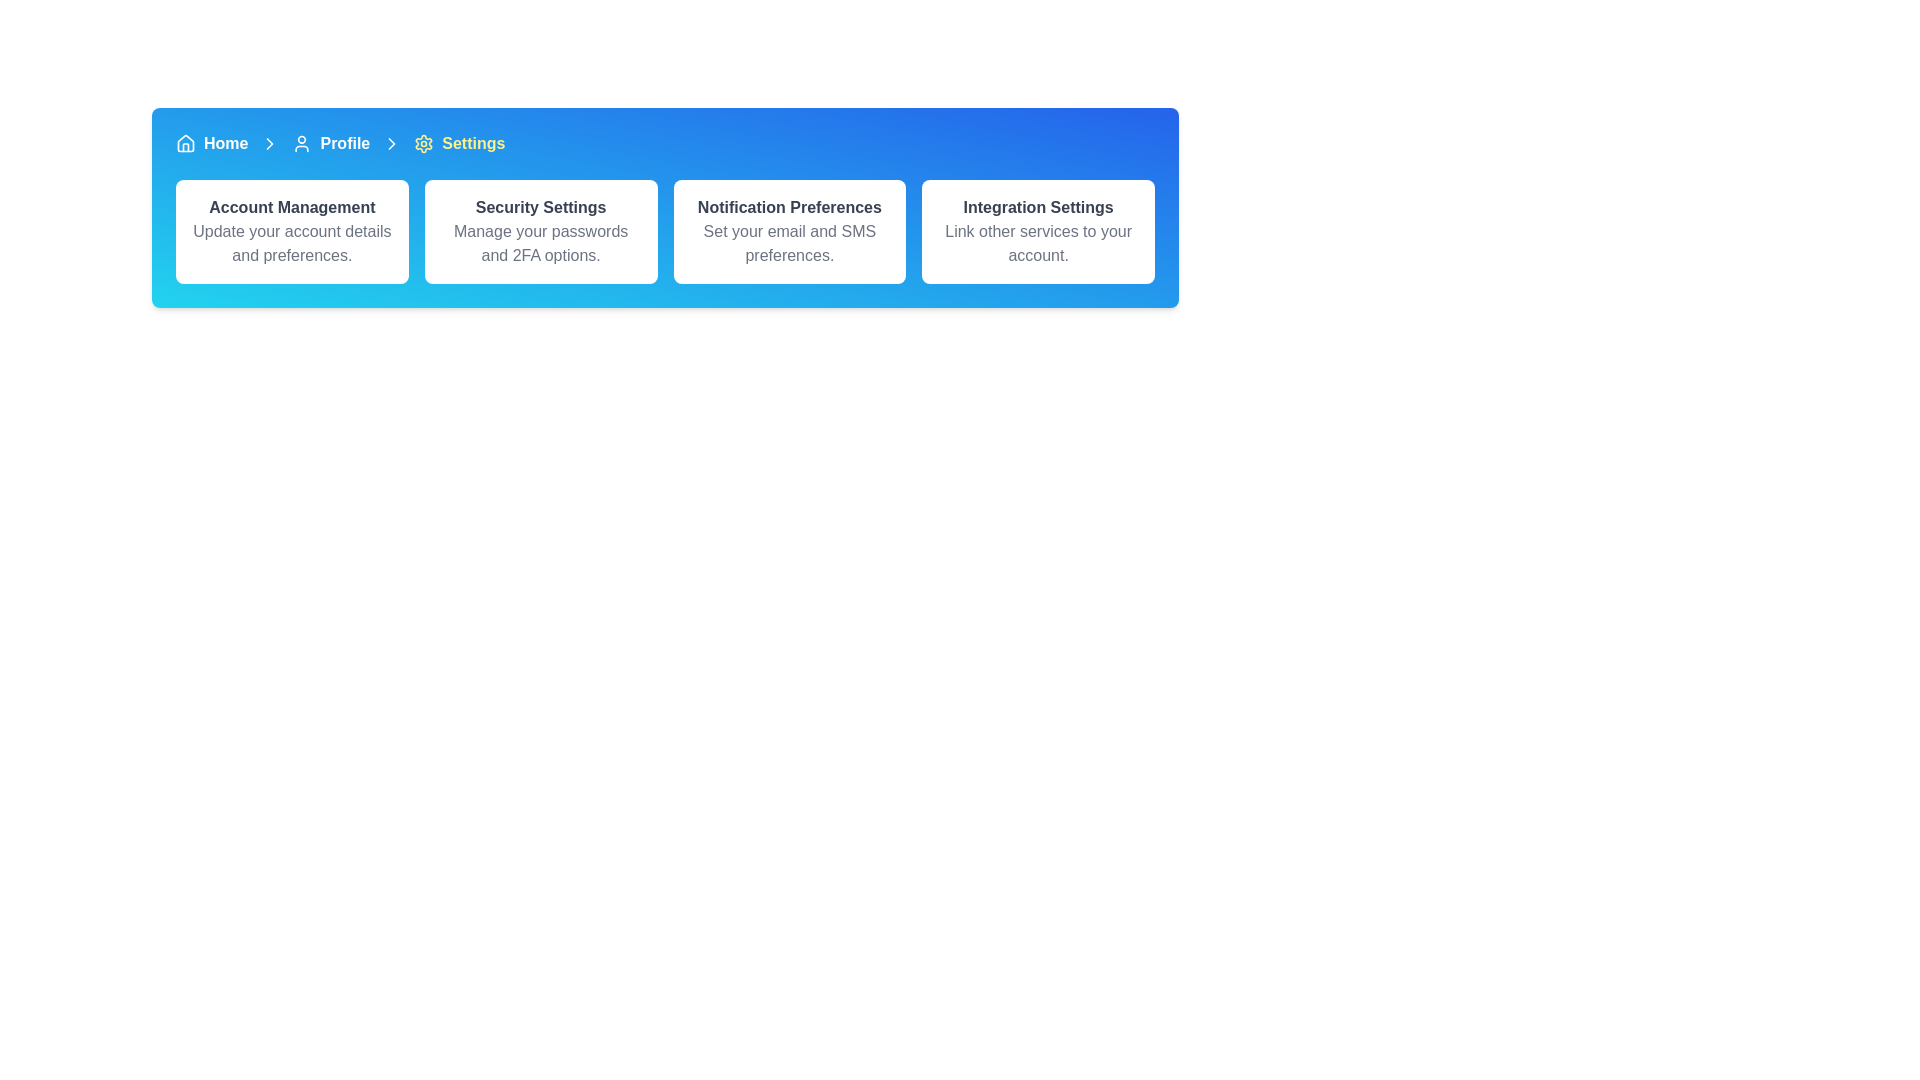 The width and height of the screenshot is (1920, 1080). What do you see at coordinates (291, 242) in the screenshot?
I see `the text element that provides a descriptive explanation for the 'Account Management' card, located below it within a white card` at bounding box center [291, 242].